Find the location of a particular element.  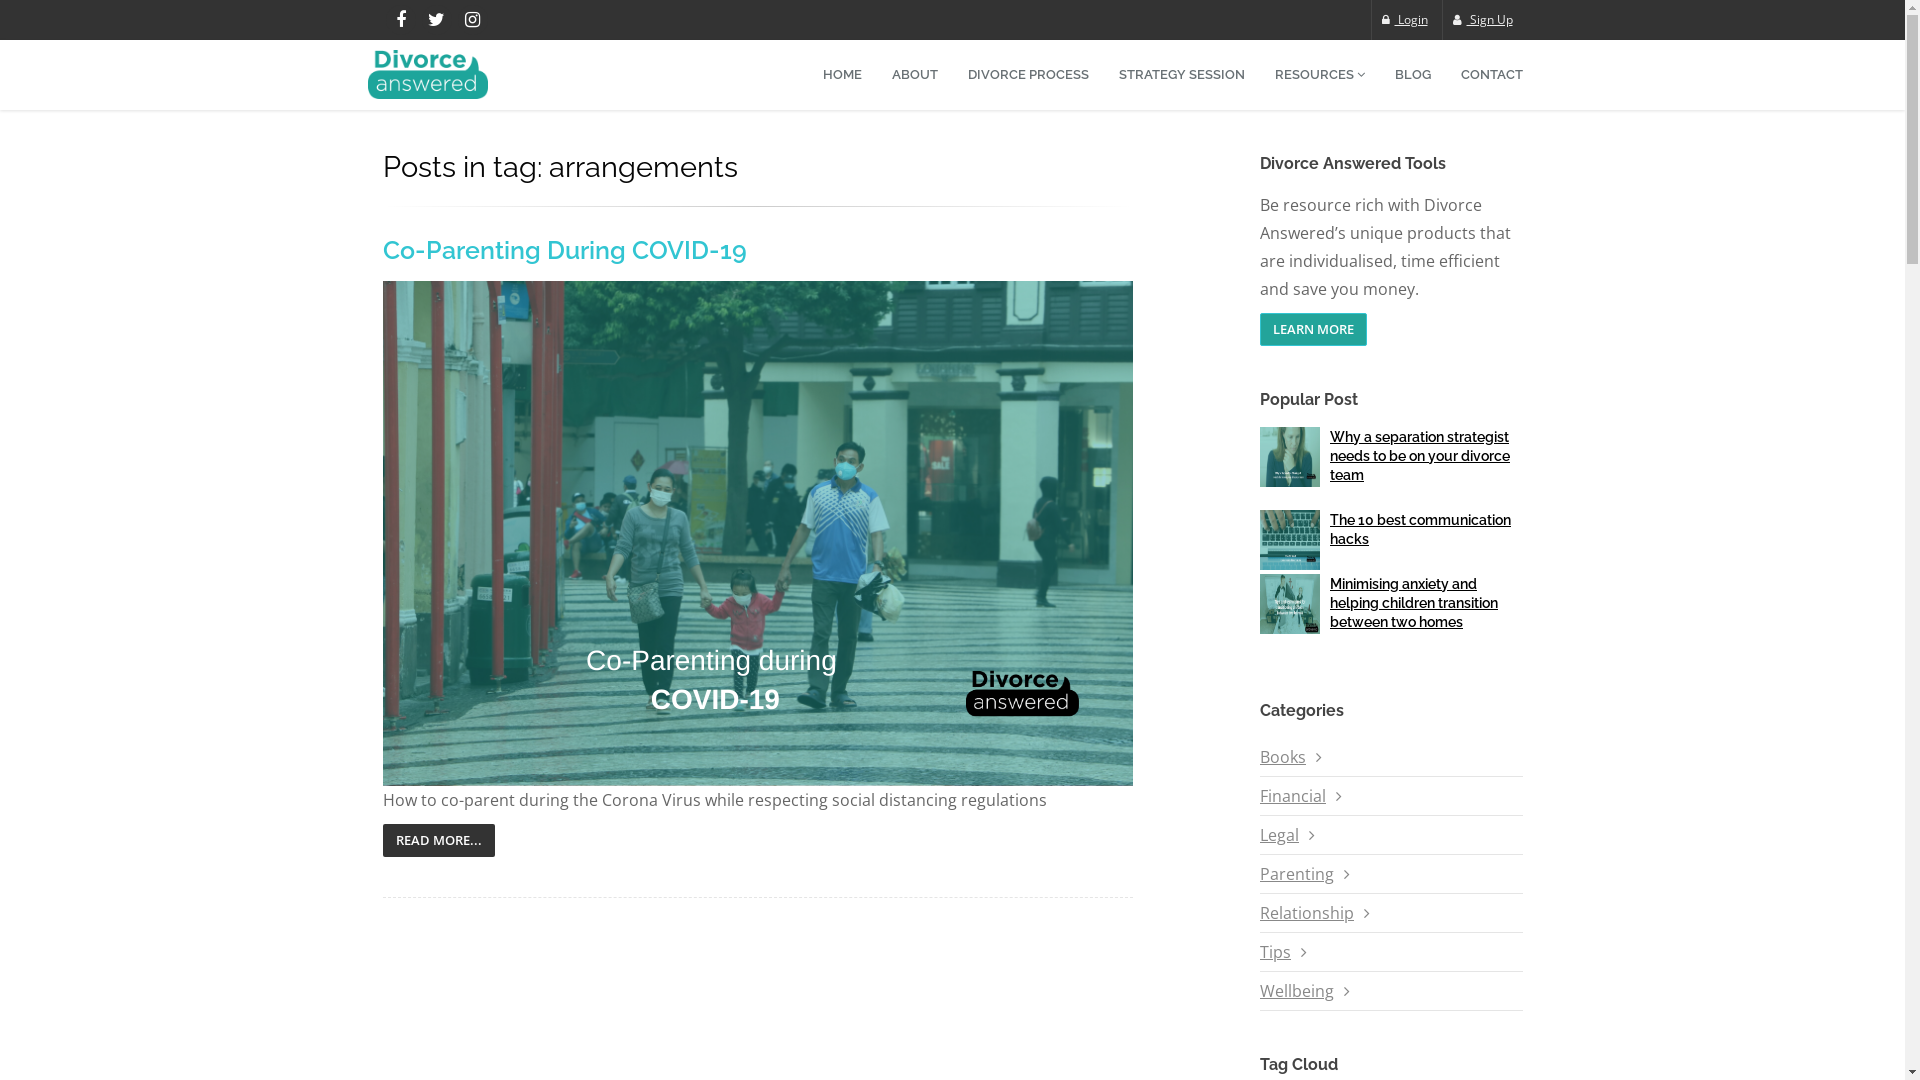

'The 10 best communication hacks' is located at coordinates (1419, 528).